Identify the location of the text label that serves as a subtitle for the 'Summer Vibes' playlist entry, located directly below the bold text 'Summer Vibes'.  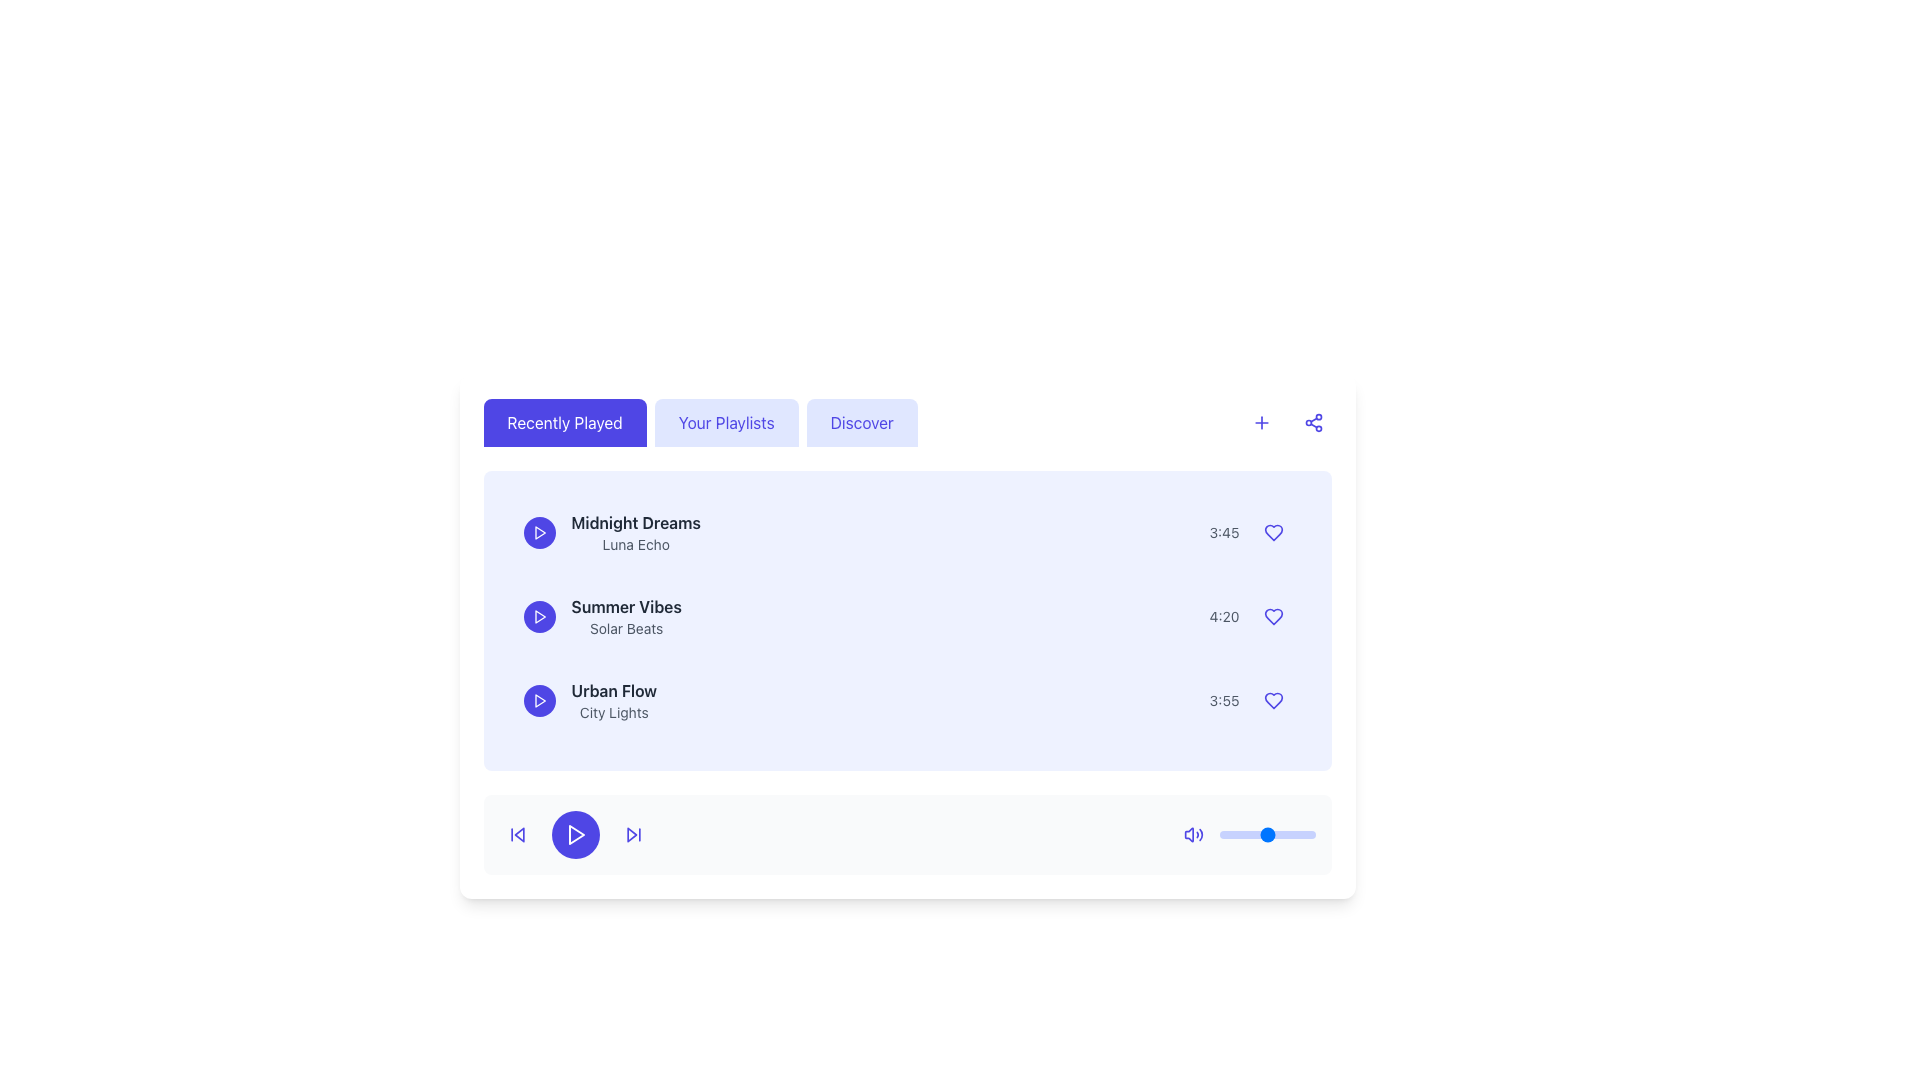
(625, 627).